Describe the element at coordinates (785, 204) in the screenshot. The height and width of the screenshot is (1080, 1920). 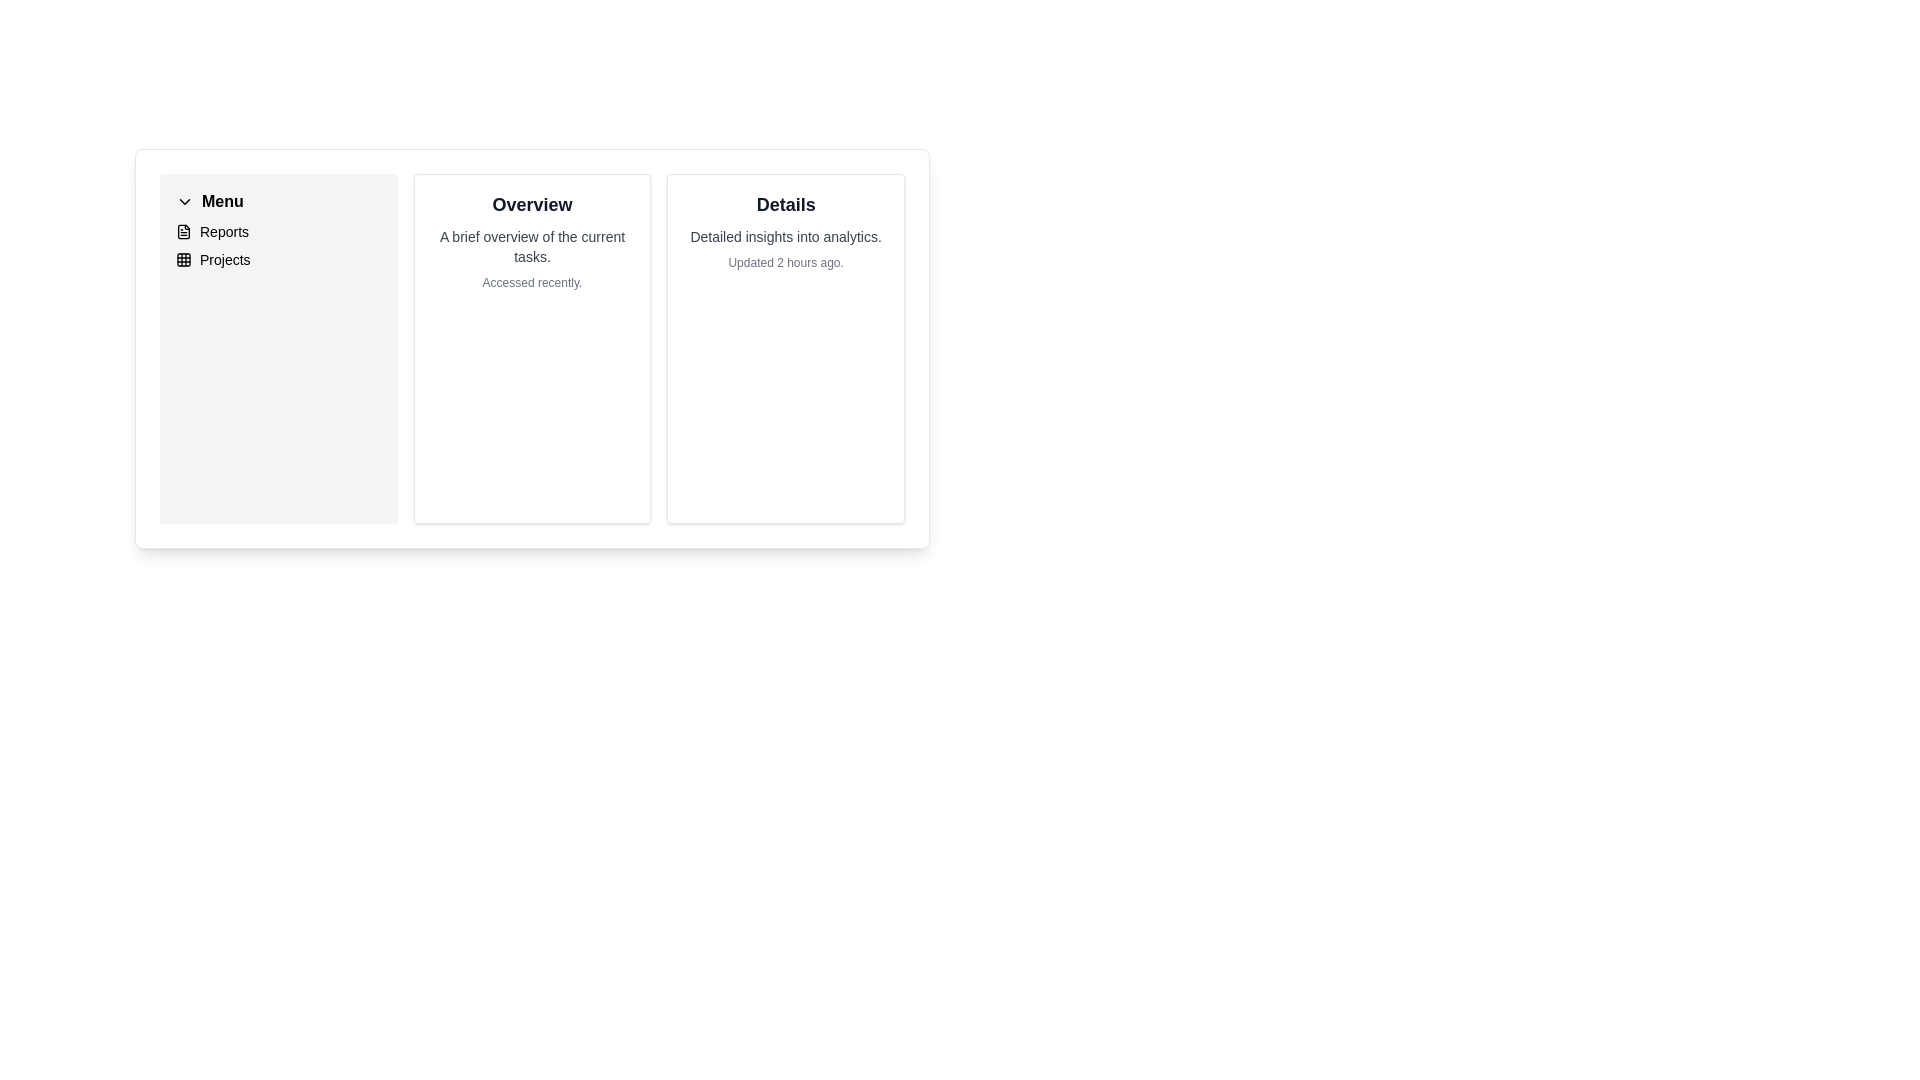
I see `static text header labeled 'Details' which is prominently displayed in bold, large dark gray font at the top of the rightmost card` at that location.